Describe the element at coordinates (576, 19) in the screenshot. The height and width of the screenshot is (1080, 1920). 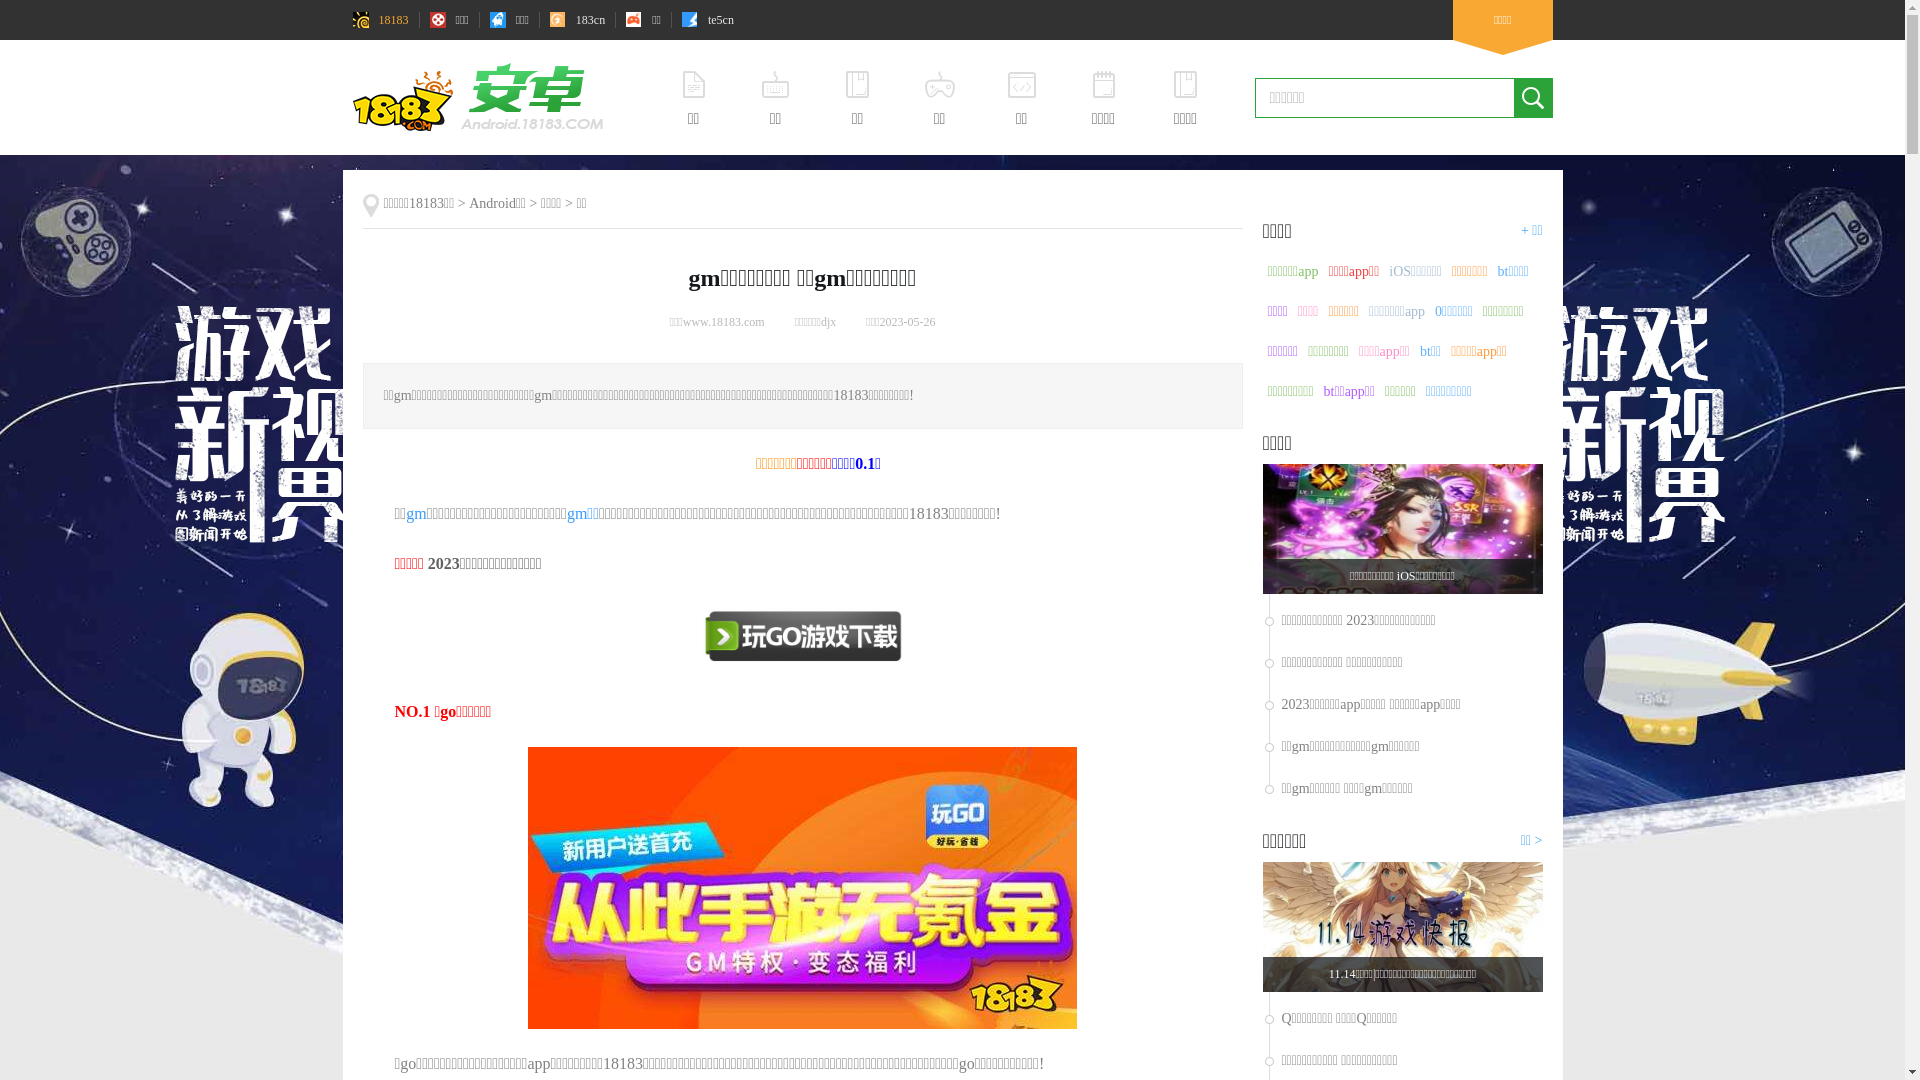
I see `'183cn'` at that location.